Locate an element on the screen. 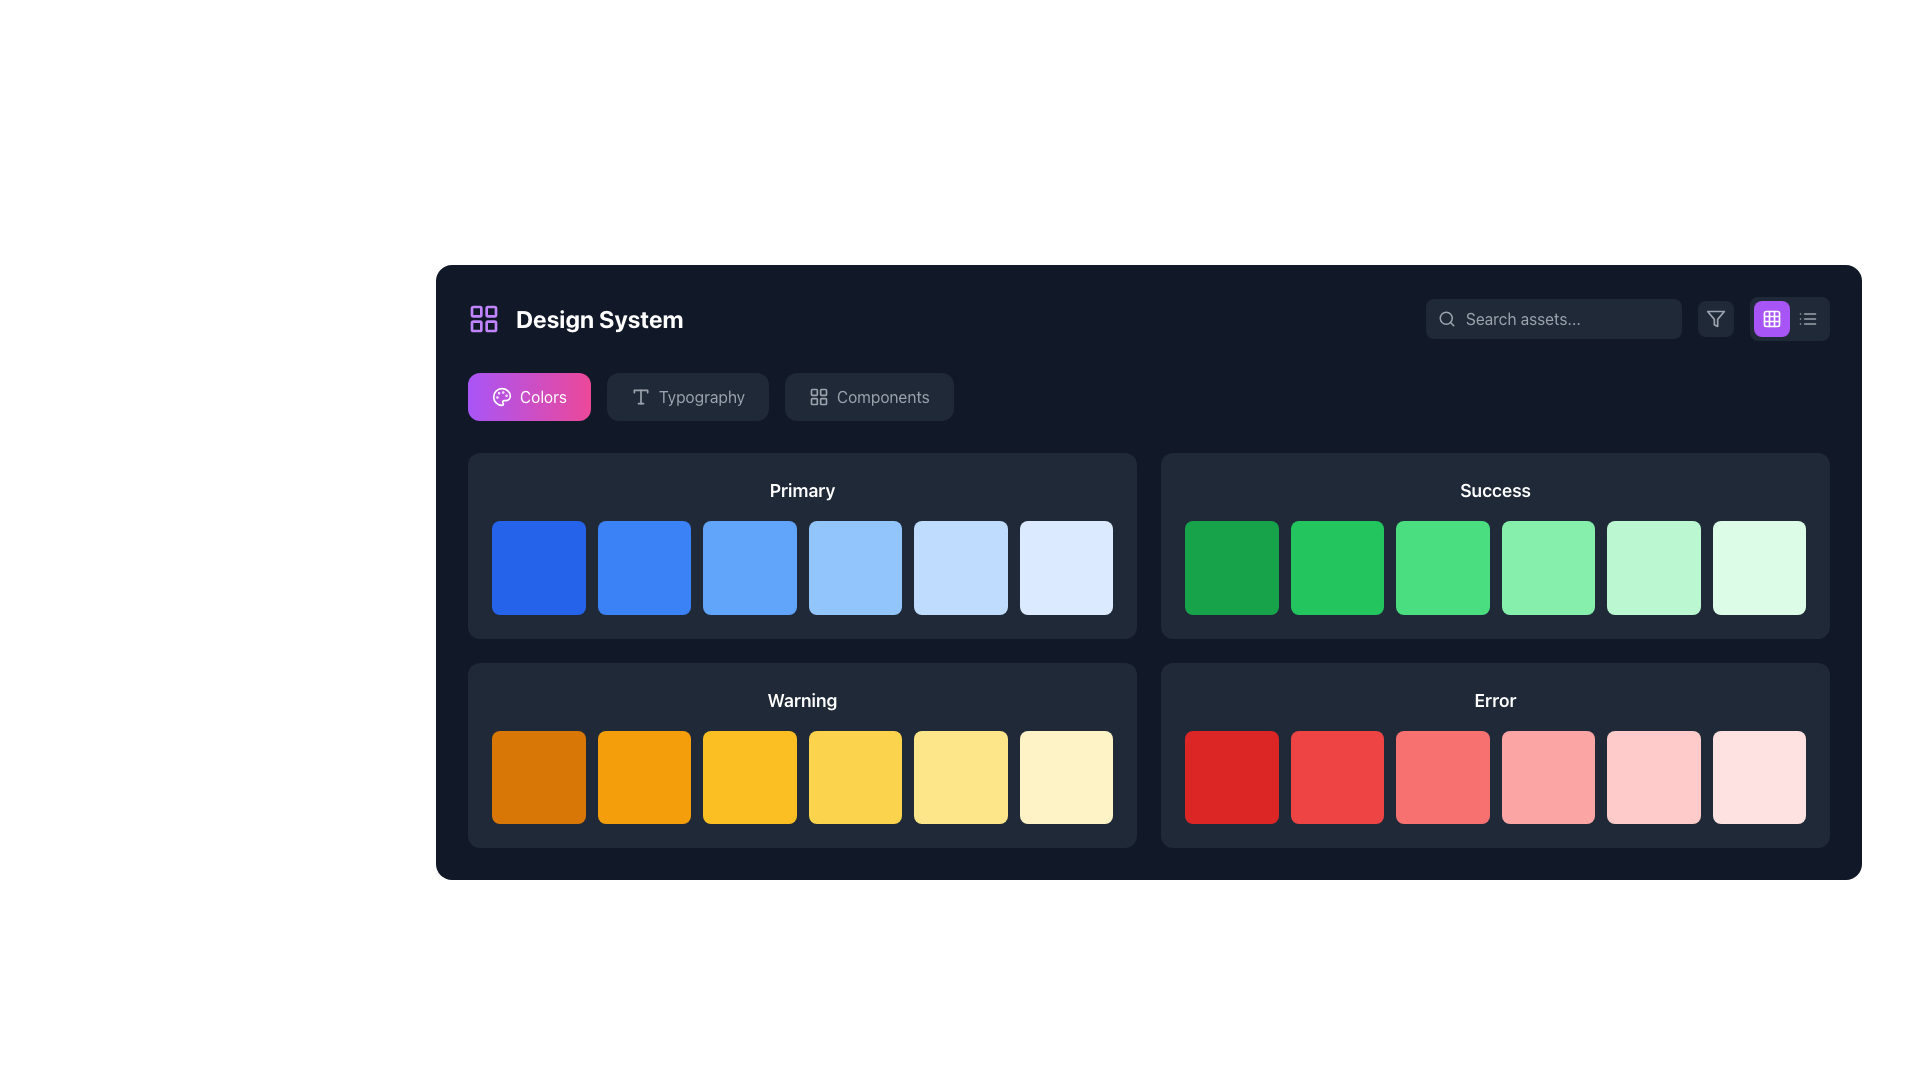 The image size is (1920, 1080). the small rectangular shape with rounded corners, styled in red, located centrally within the first red square of the 'Error' color palette in the bottom-right section of the interface is located at coordinates (1233, 778).